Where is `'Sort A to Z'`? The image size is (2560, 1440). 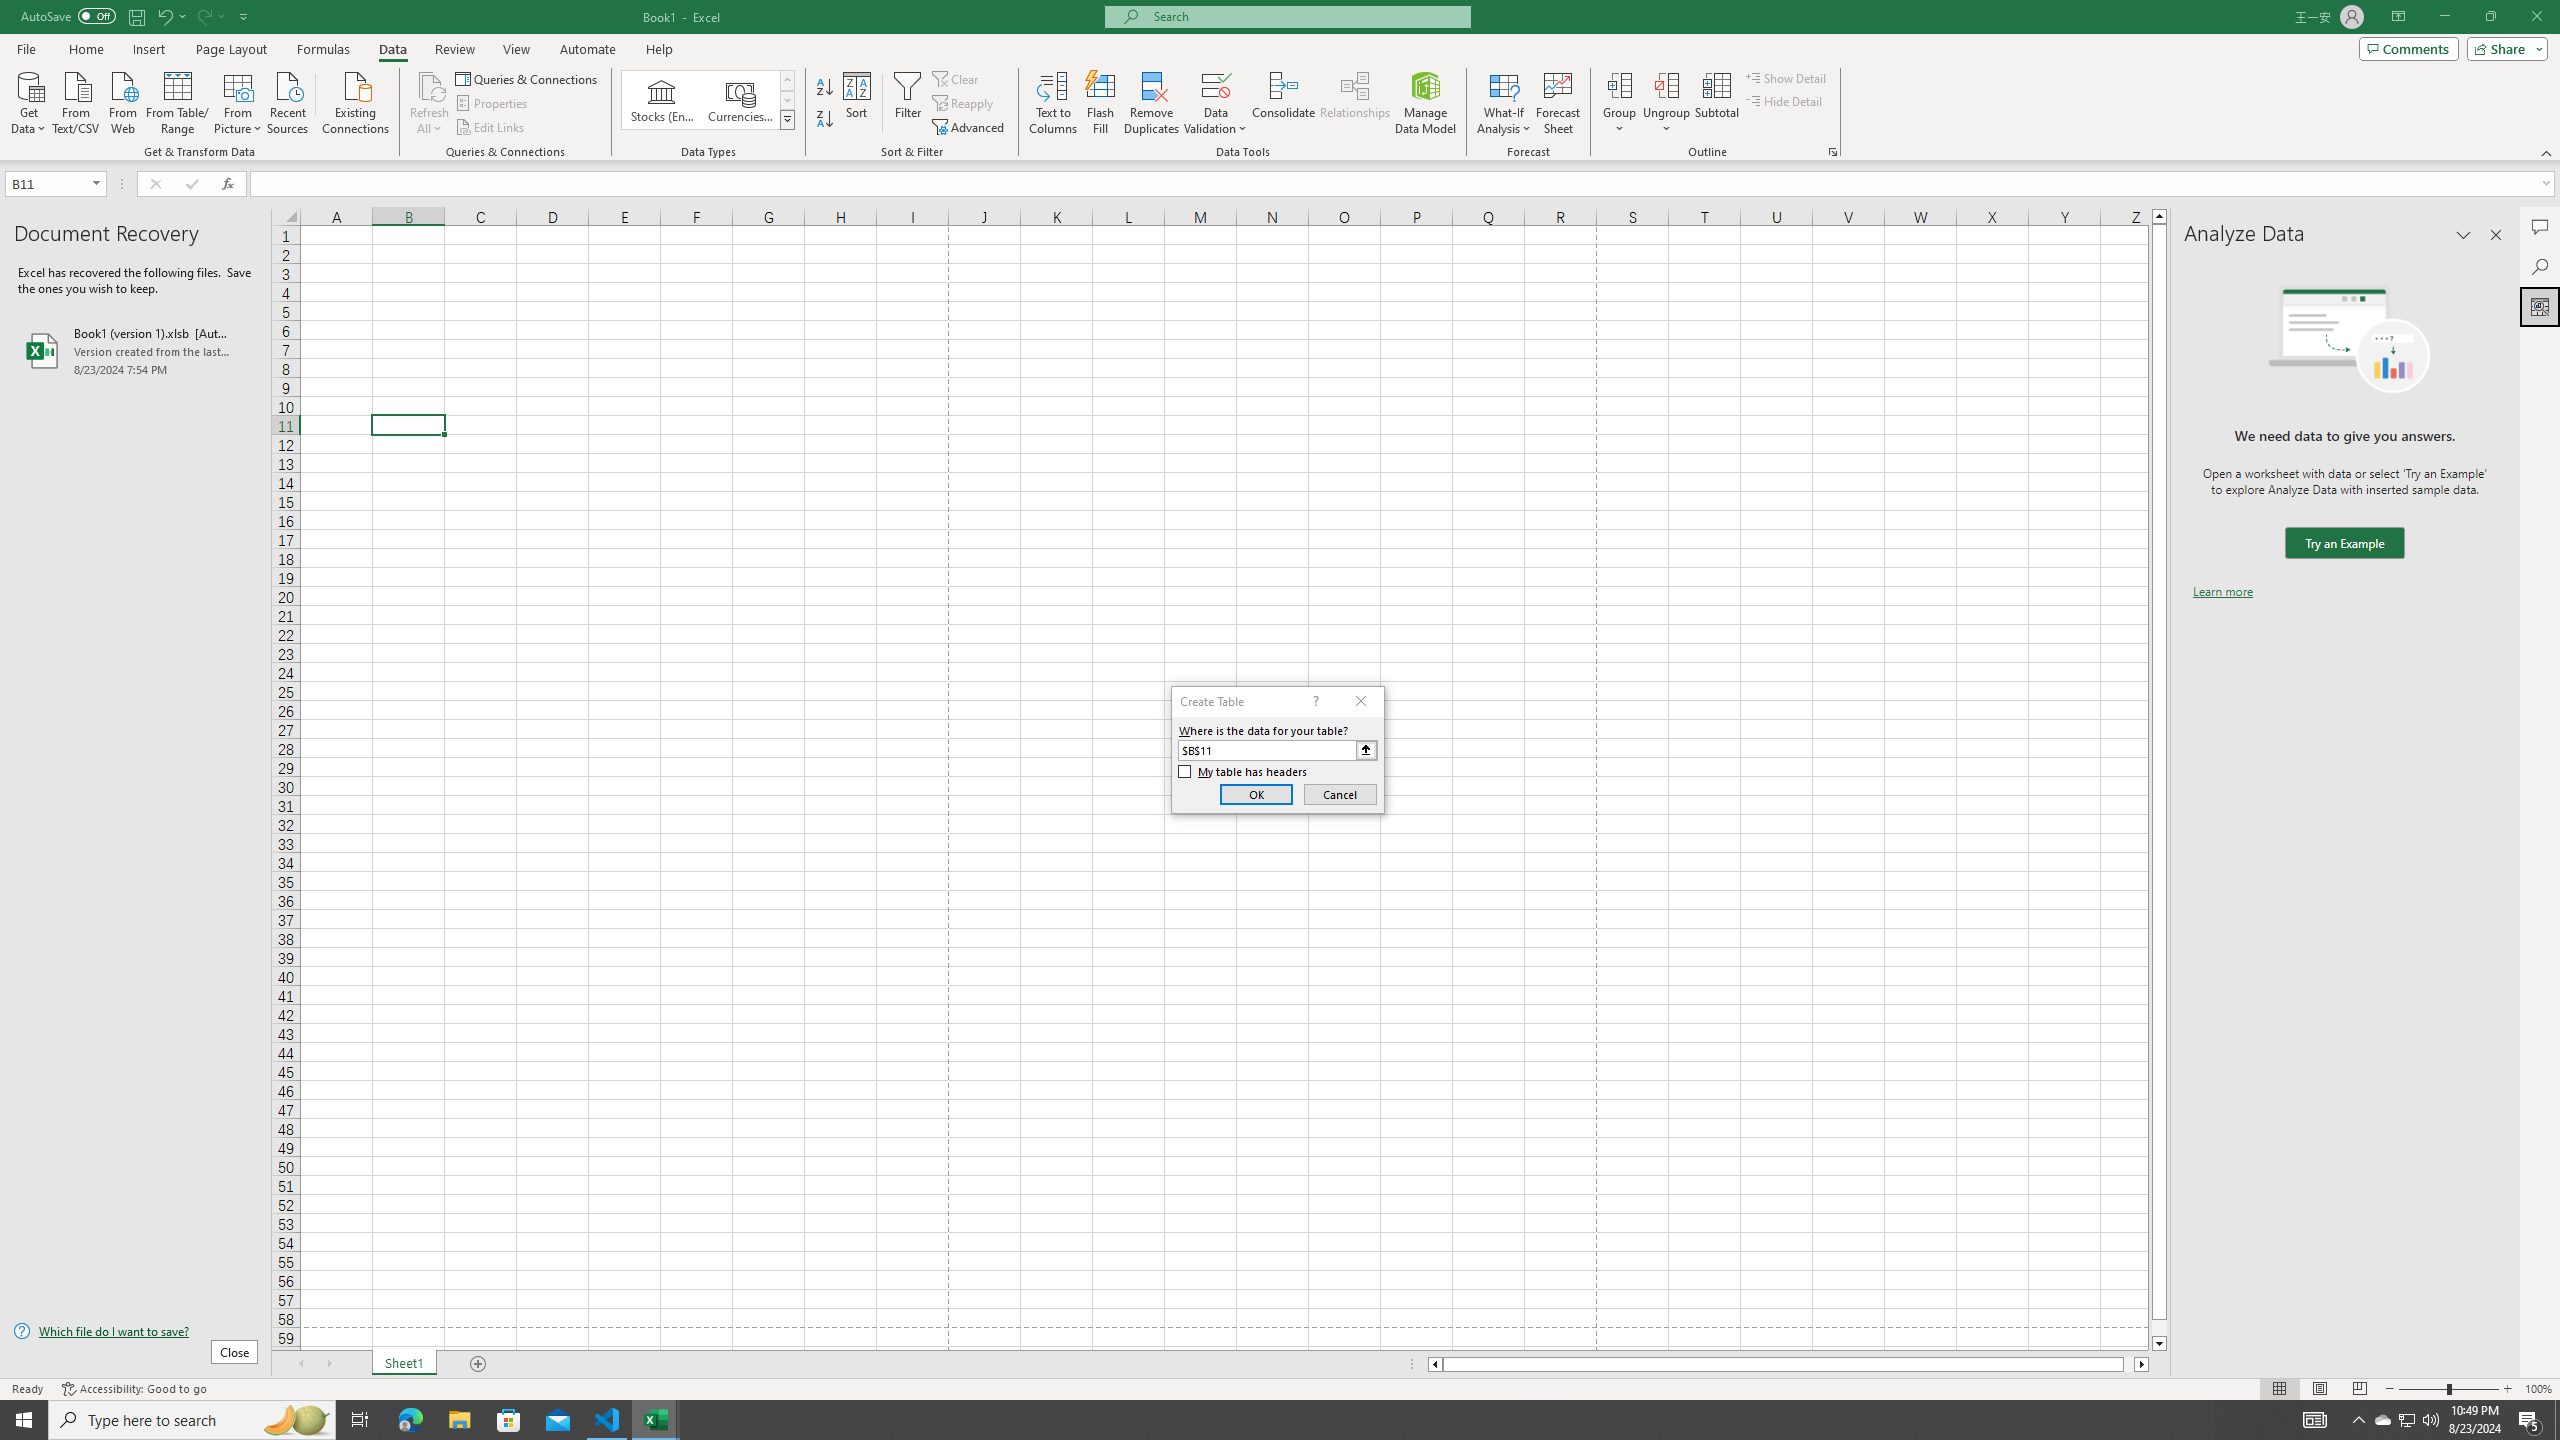 'Sort A to Z' is located at coordinates (824, 87).